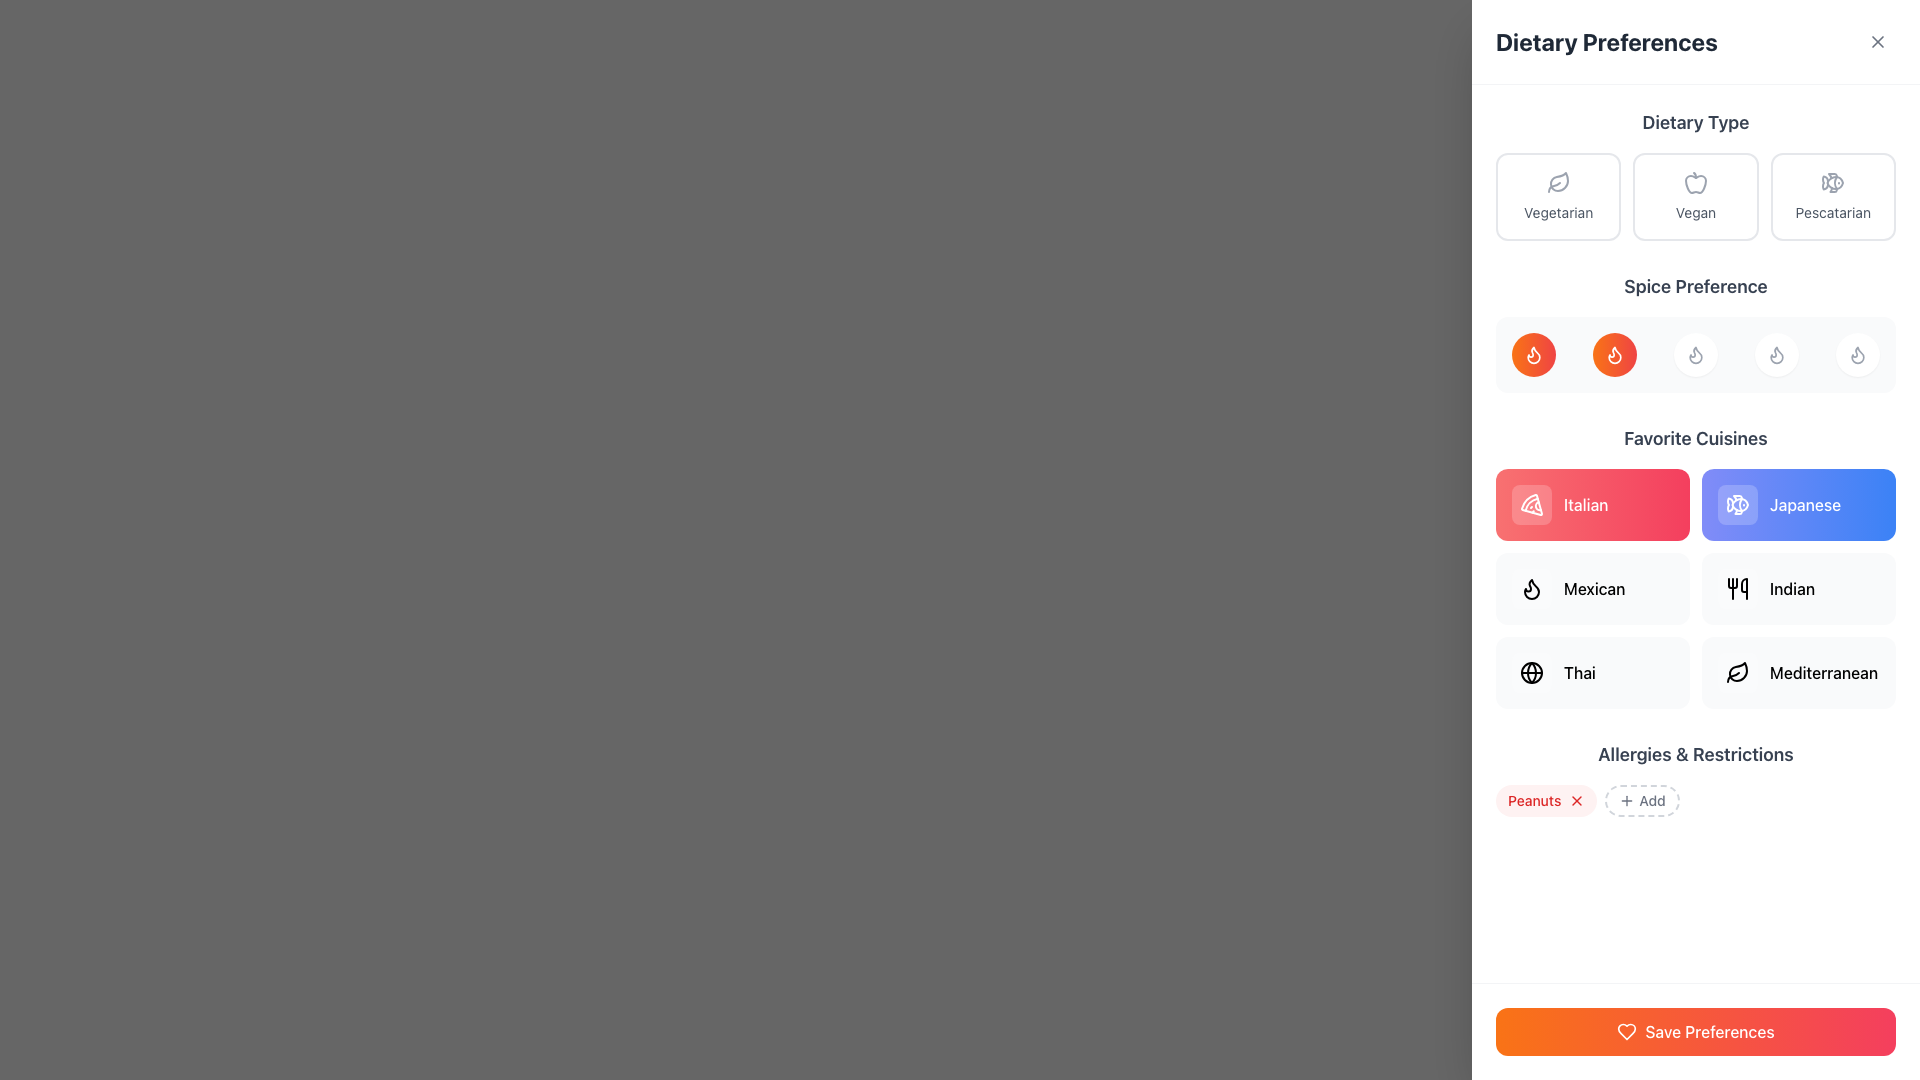 This screenshot has height=1080, width=1920. Describe the element at coordinates (1694, 196) in the screenshot. I see `the 'Vegan' selectable card, which is a rounded rectangular card with an apple icon at the top and the text 'Vegan' below it, located in the 'Dietary Preferences' dialog box` at that location.